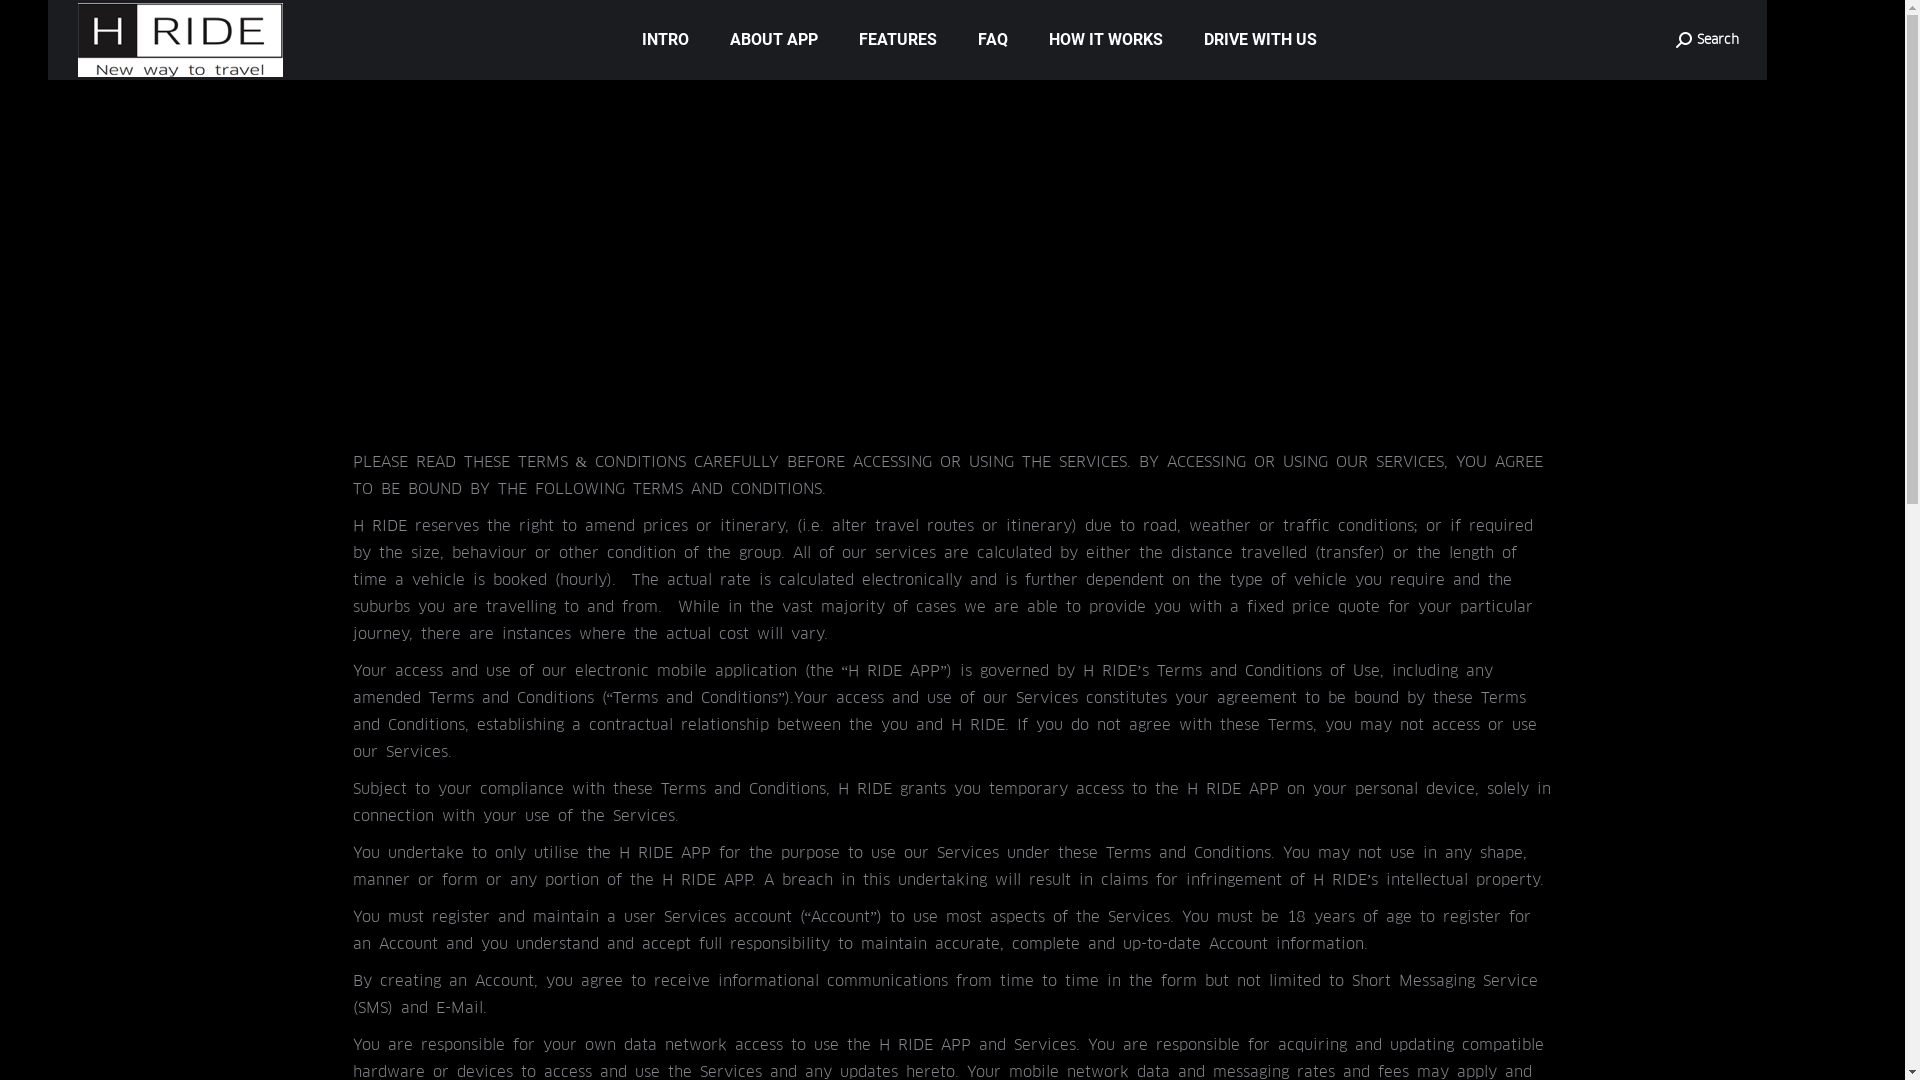 This screenshot has width=1920, height=1080. What do you see at coordinates (957, 39) in the screenshot?
I see `'FAQ'` at bounding box center [957, 39].